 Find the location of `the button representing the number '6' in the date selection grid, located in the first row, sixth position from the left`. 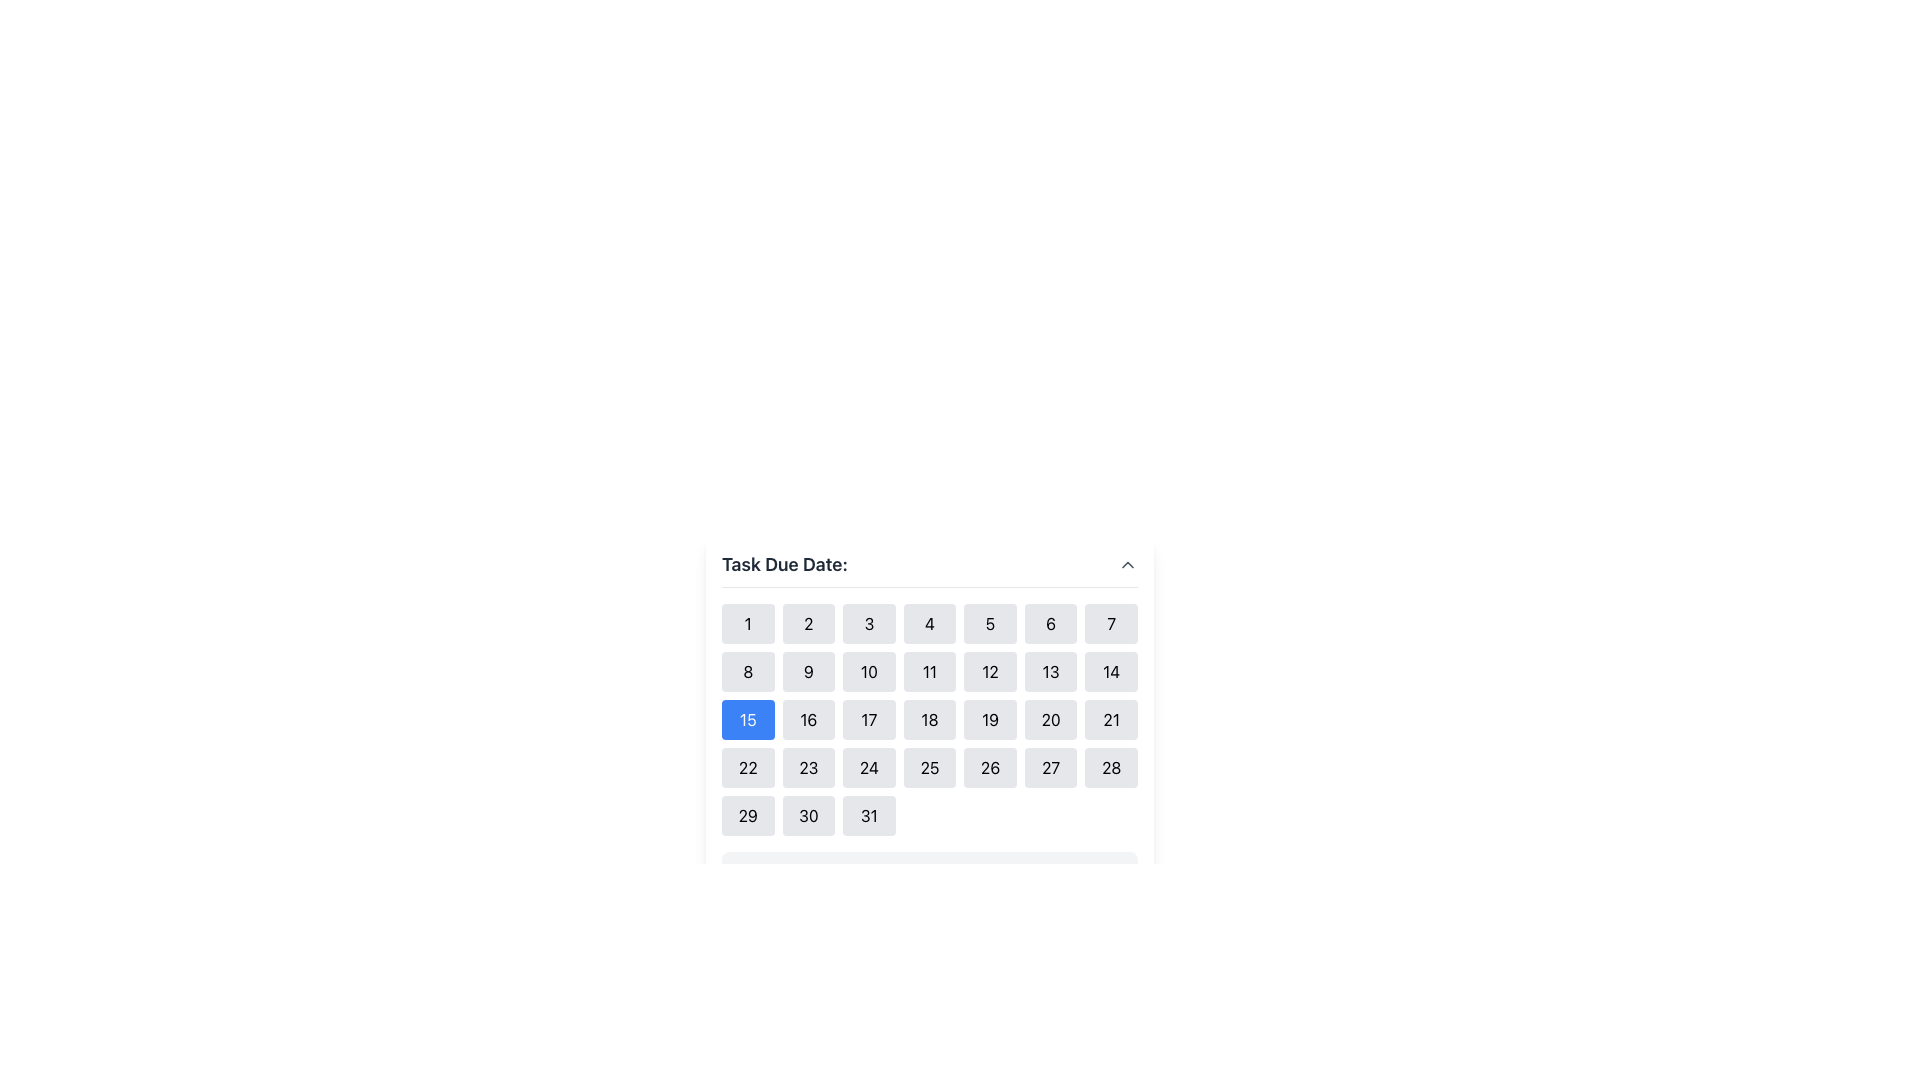

the button representing the number '6' in the date selection grid, located in the first row, sixth position from the left is located at coordinates (1050, 623).